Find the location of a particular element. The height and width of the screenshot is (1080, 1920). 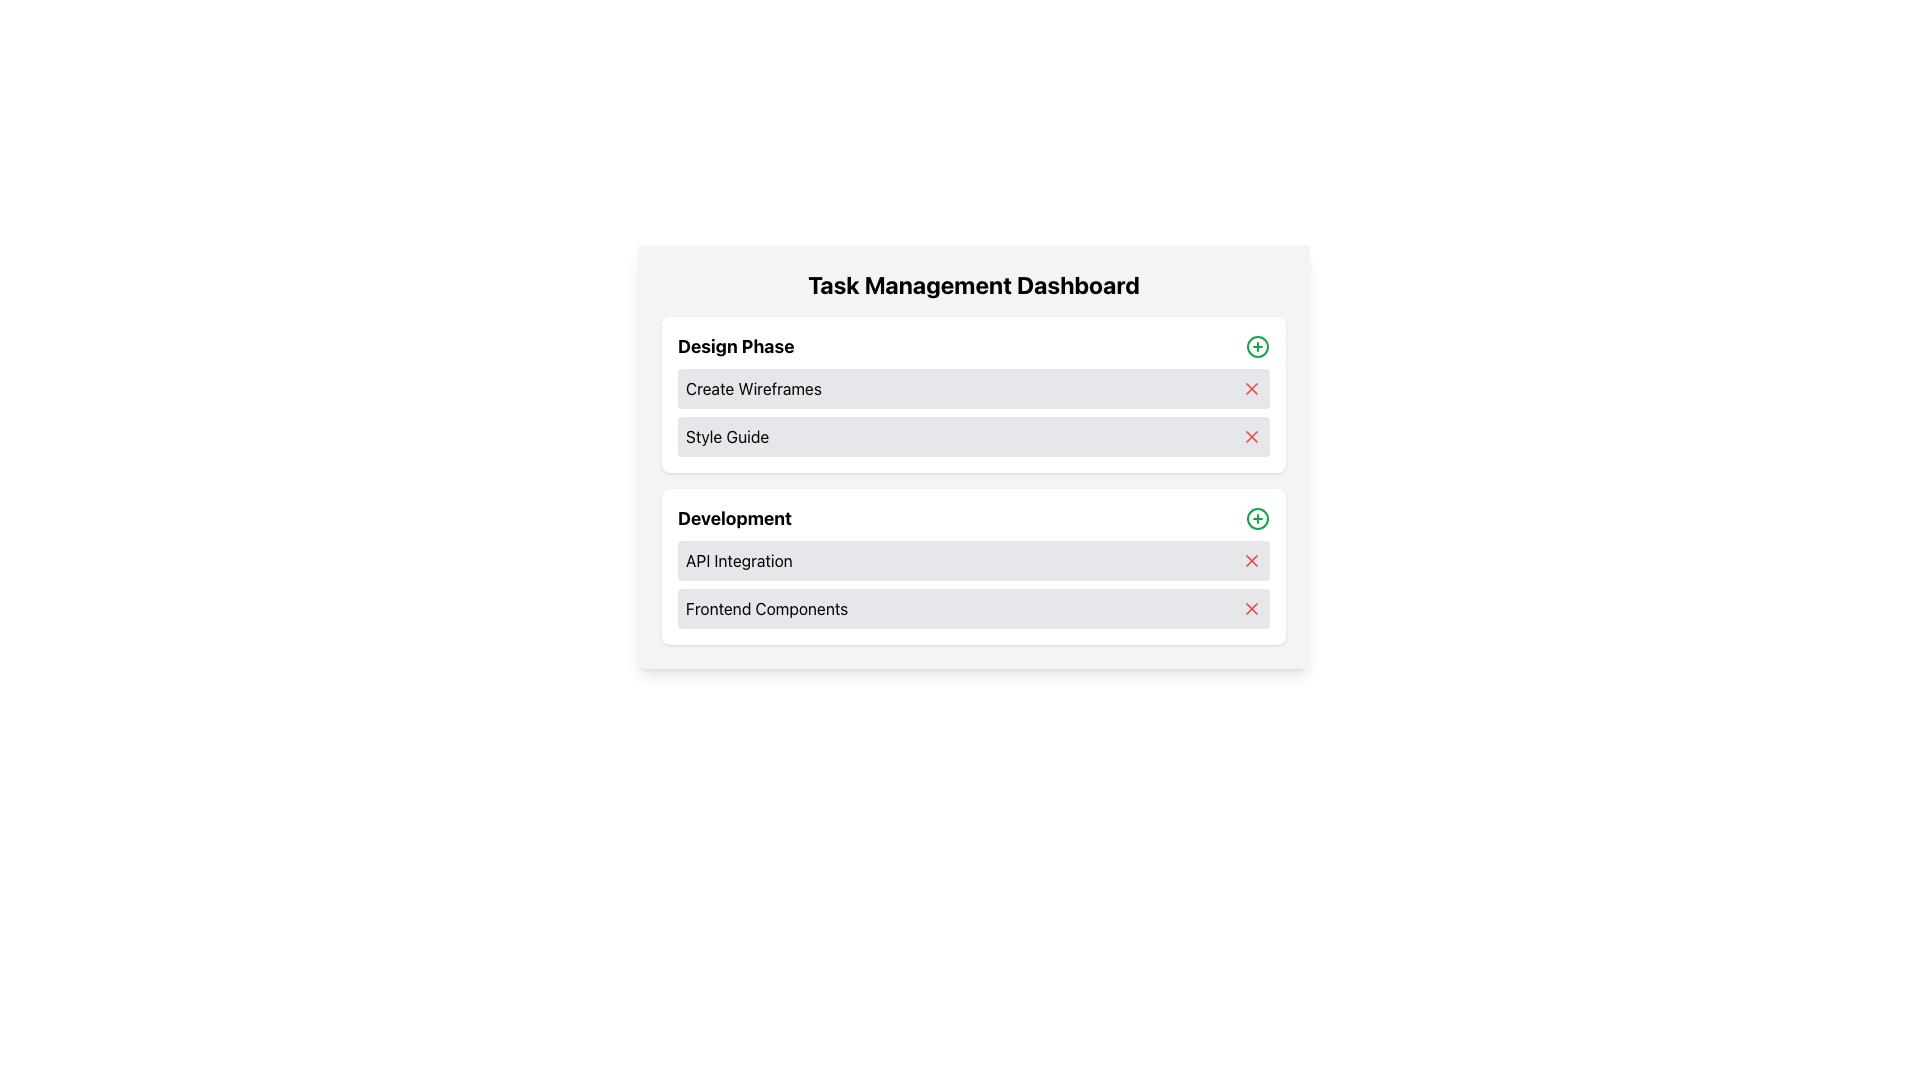

text label displaying 'API Integration' located in the upper part of the 'Development' section, which is the first list item above 'Frontend Components' is located at coordinates (738, 560).